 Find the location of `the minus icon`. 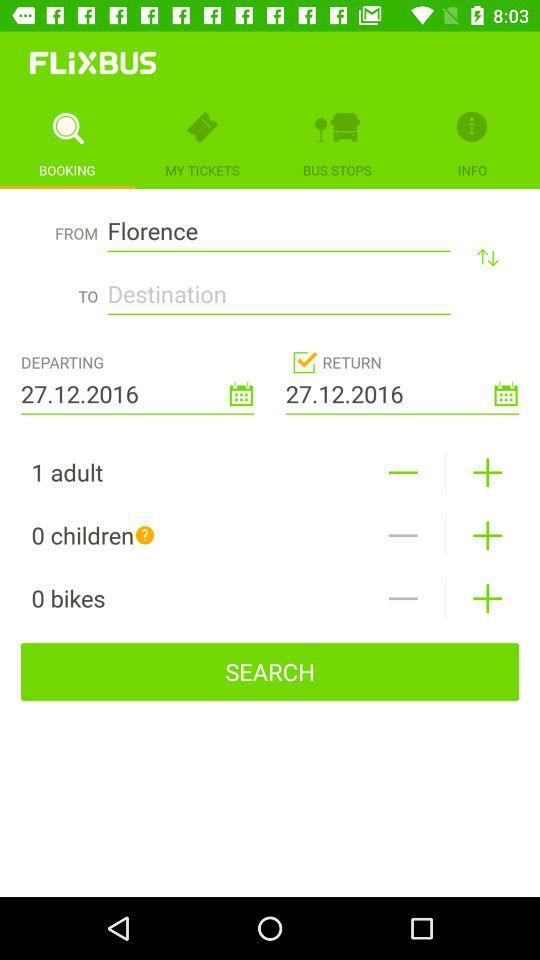

the minus icon is located at coordinates (403, 598).